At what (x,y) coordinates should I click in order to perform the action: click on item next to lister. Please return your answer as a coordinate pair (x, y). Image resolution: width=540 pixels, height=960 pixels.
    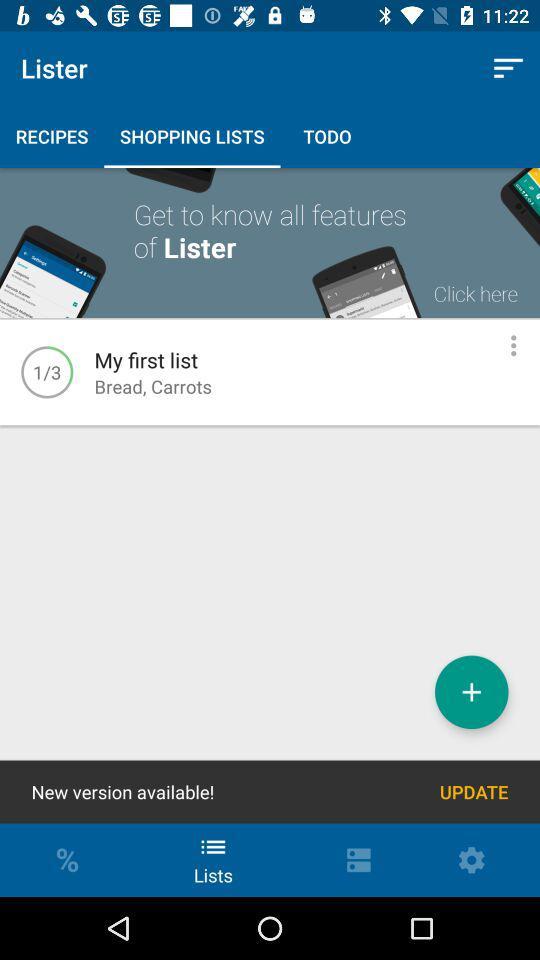
    Looking at the image, I should click on (508, 68).